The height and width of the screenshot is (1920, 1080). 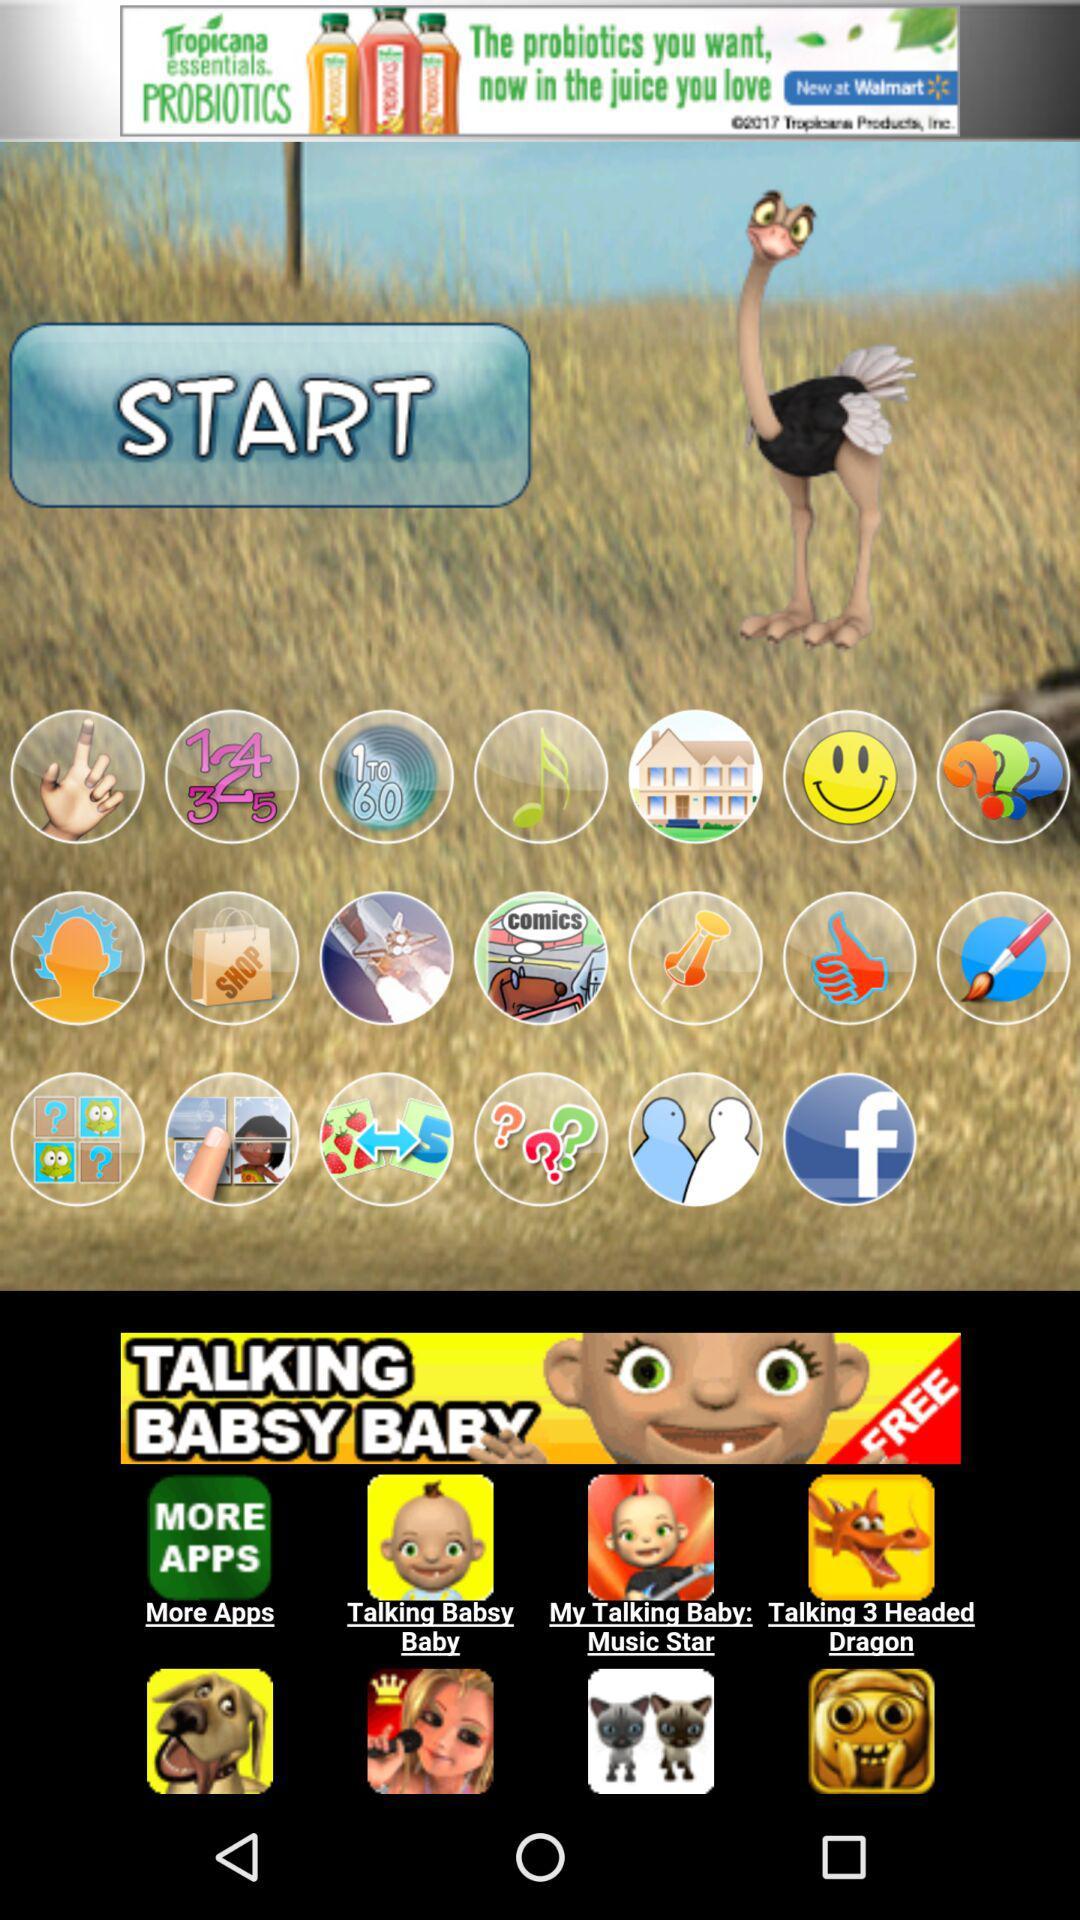 What do you see at coordinates (694, 957) in the screenshot?
I see `open image` at bounding box center [694, 957].